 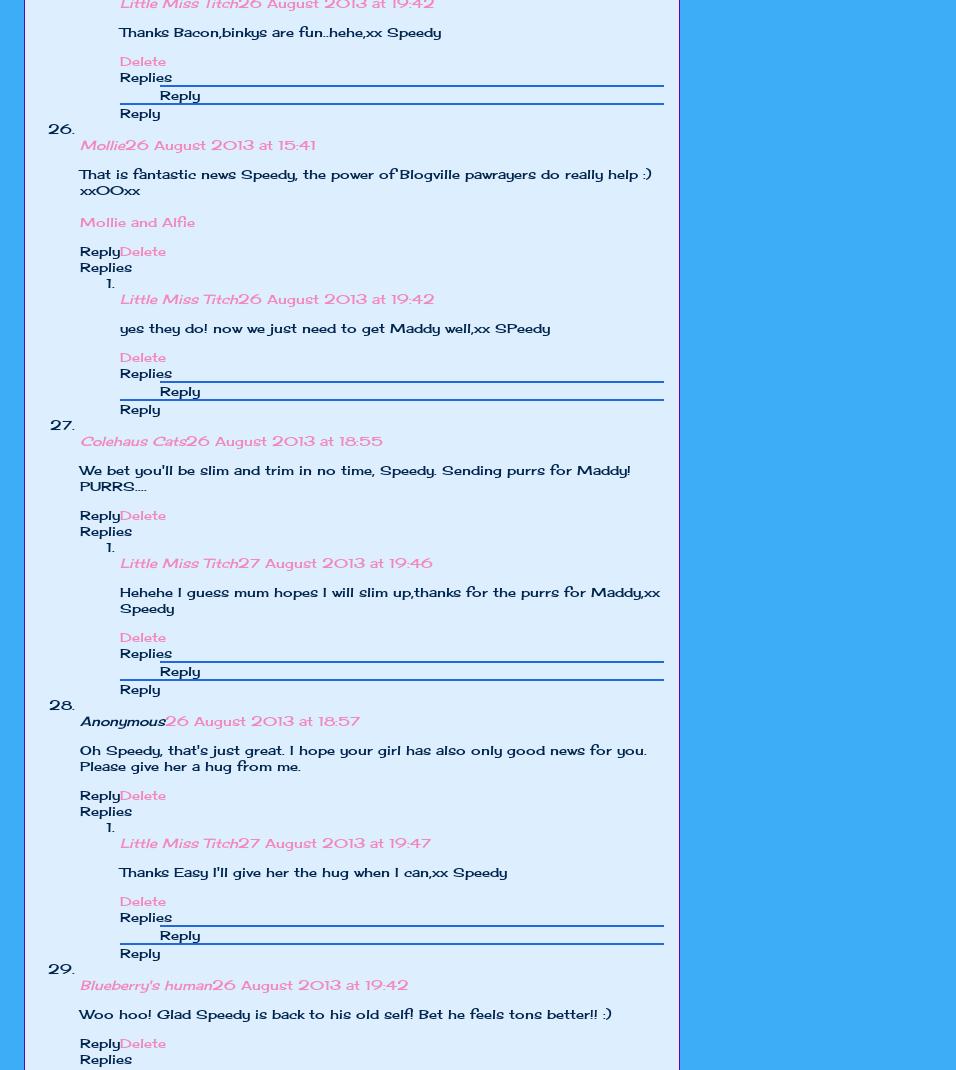 I want to click on '26 August 2013 at 15:41', so click(x=220, y=144).